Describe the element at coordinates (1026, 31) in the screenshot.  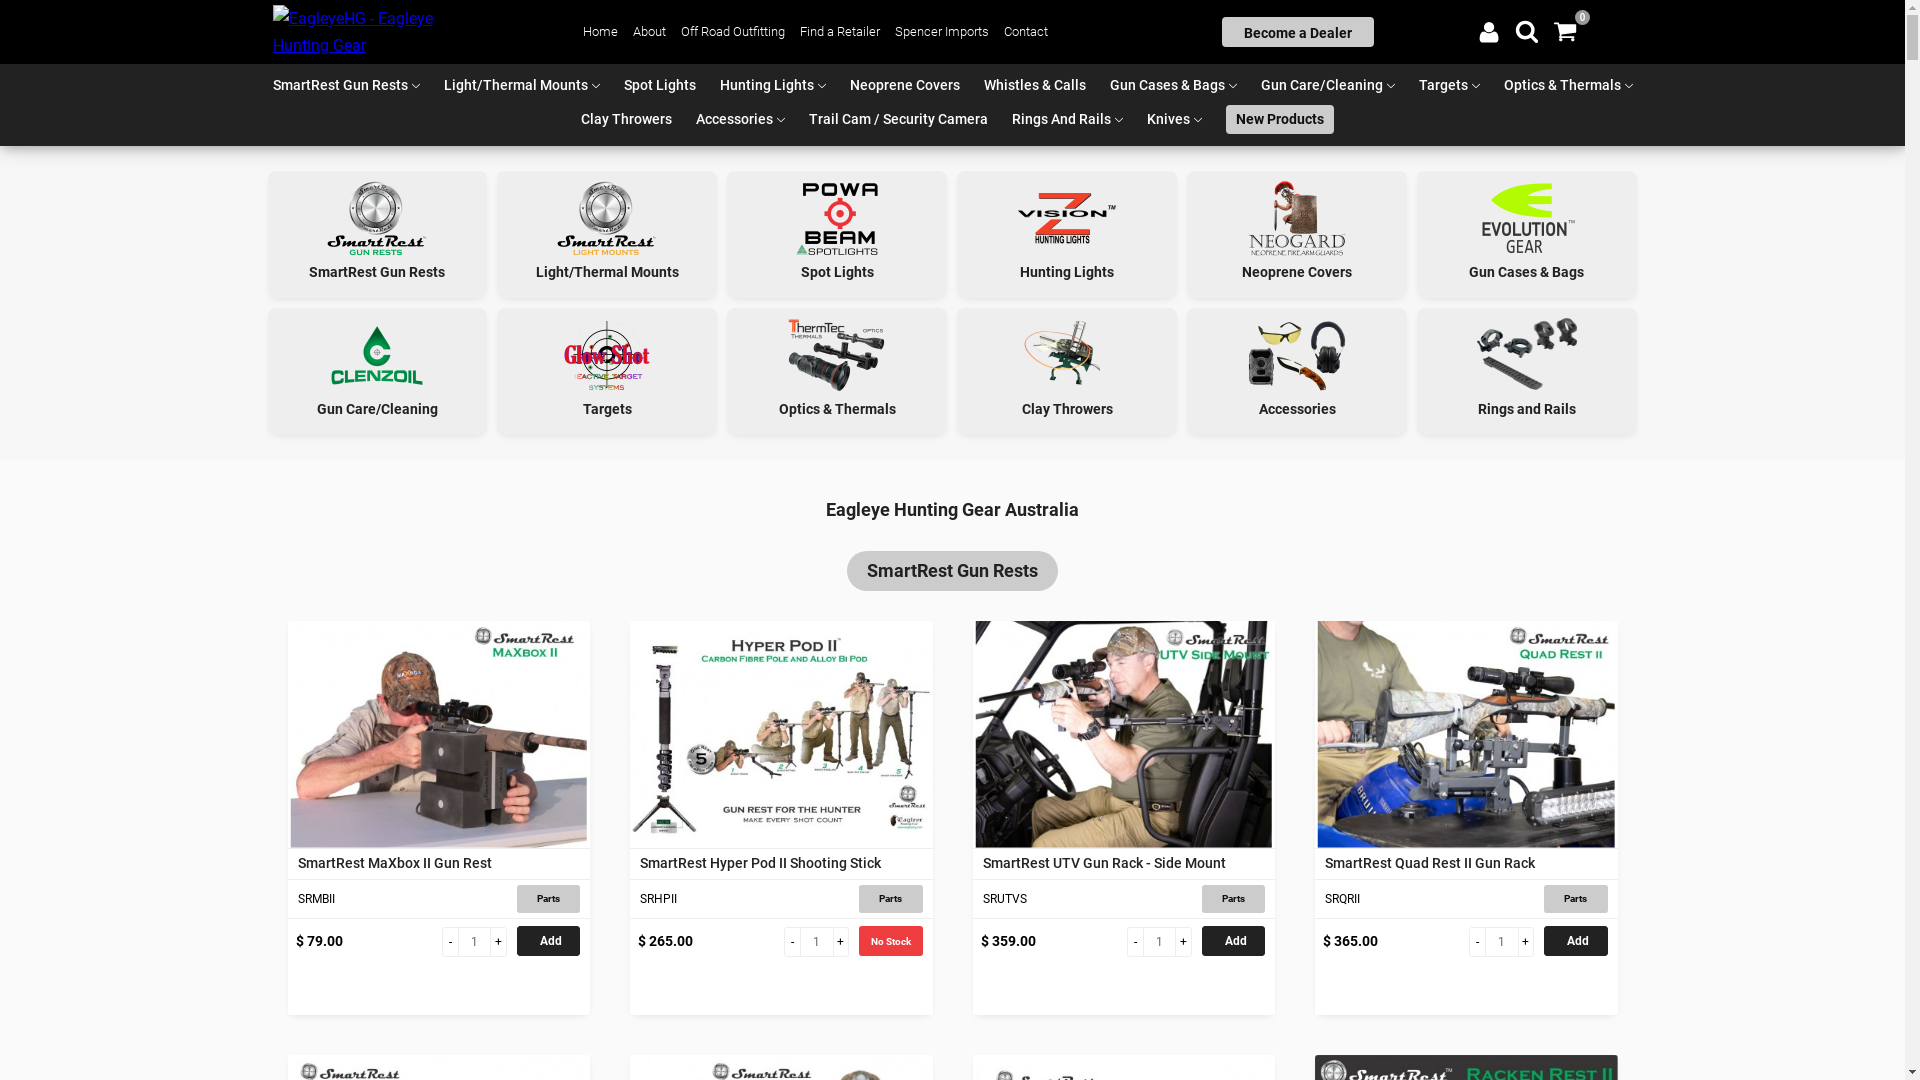
I see `'Contact'` at that location.